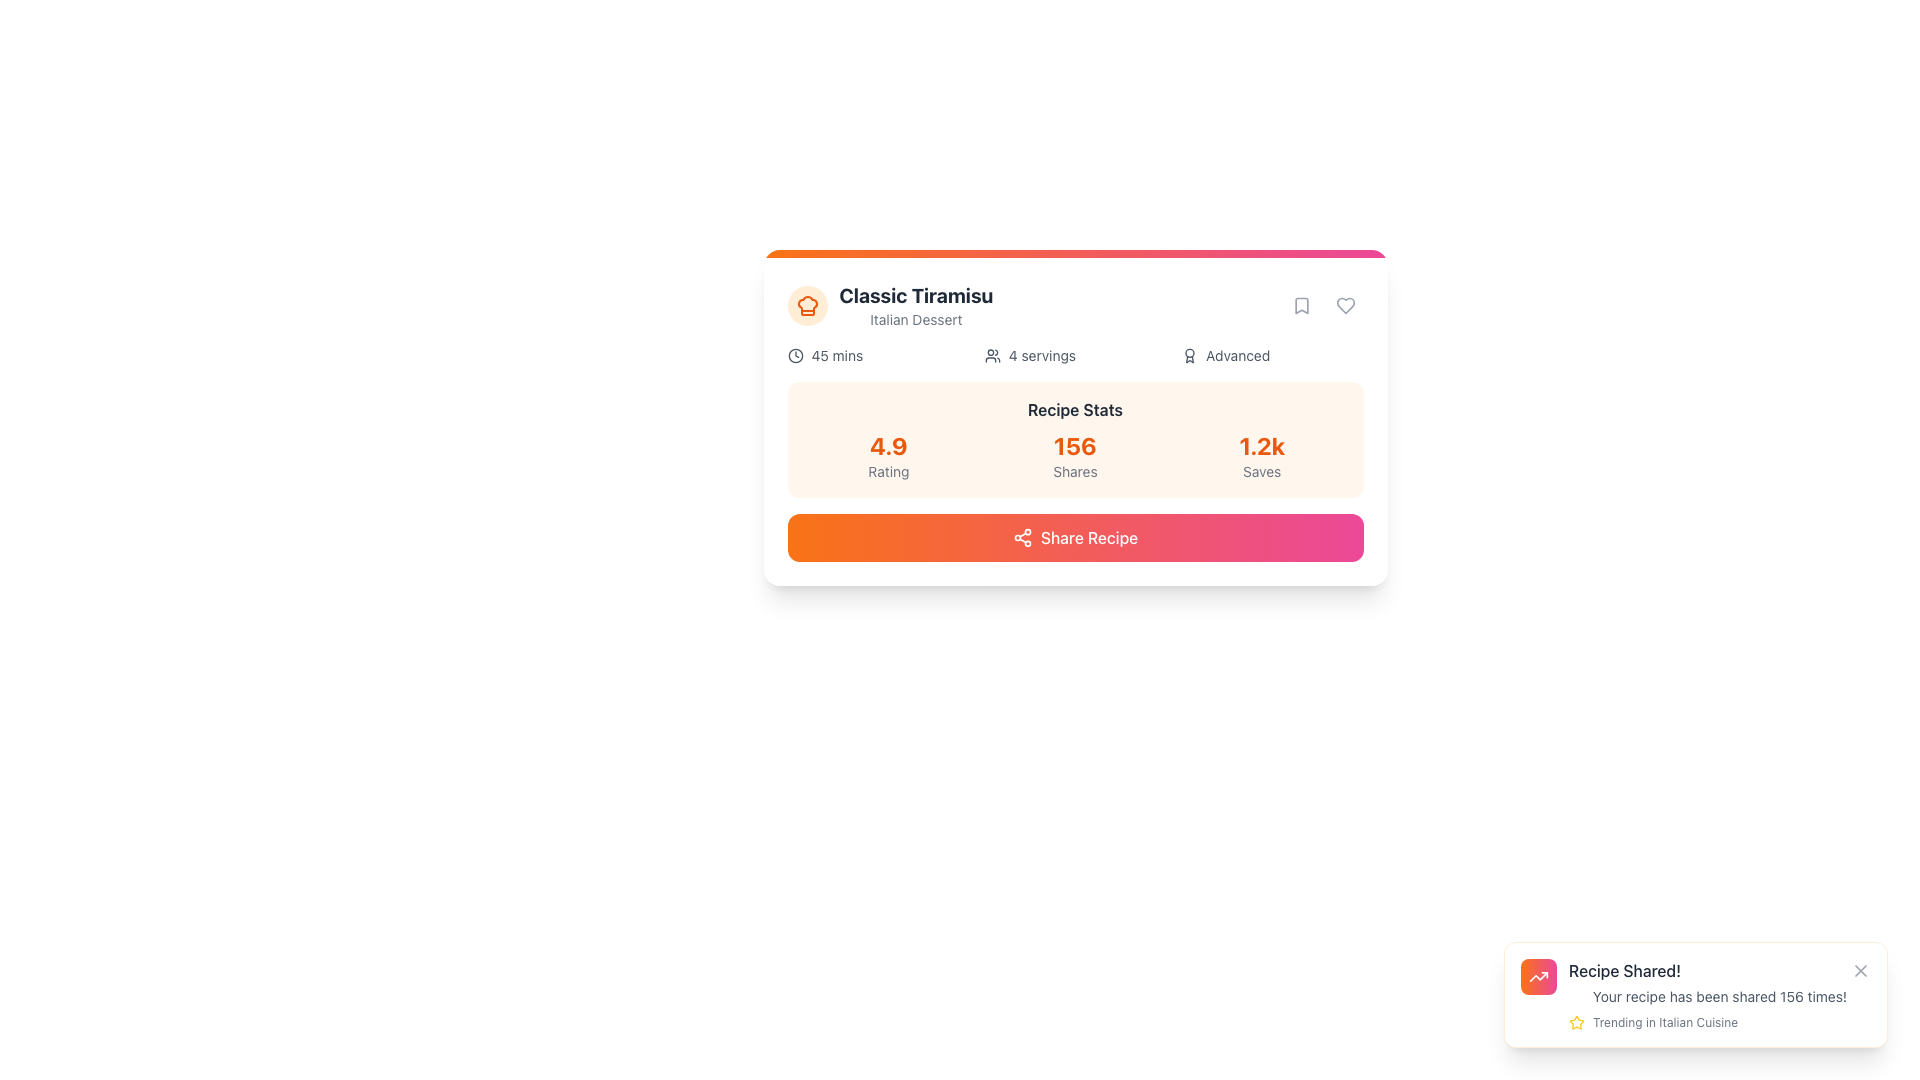  What do you see at coordinates (1345, 305) in the screenshot?
I see `the heart icon located at the top-right corner of the recipe card` at bounding box center [1345, 305].